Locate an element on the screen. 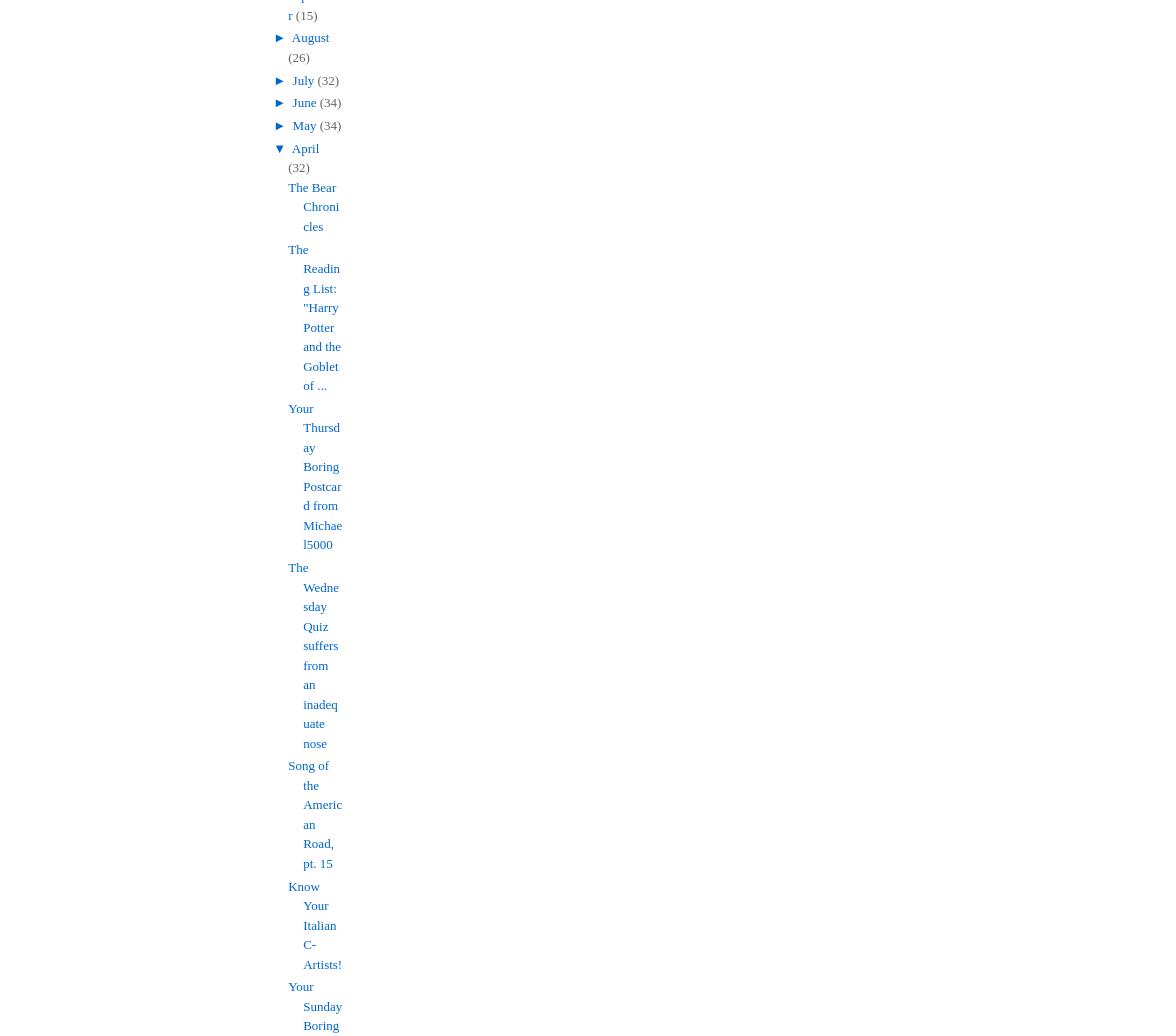  'June' is located at coordinates (292, 102).